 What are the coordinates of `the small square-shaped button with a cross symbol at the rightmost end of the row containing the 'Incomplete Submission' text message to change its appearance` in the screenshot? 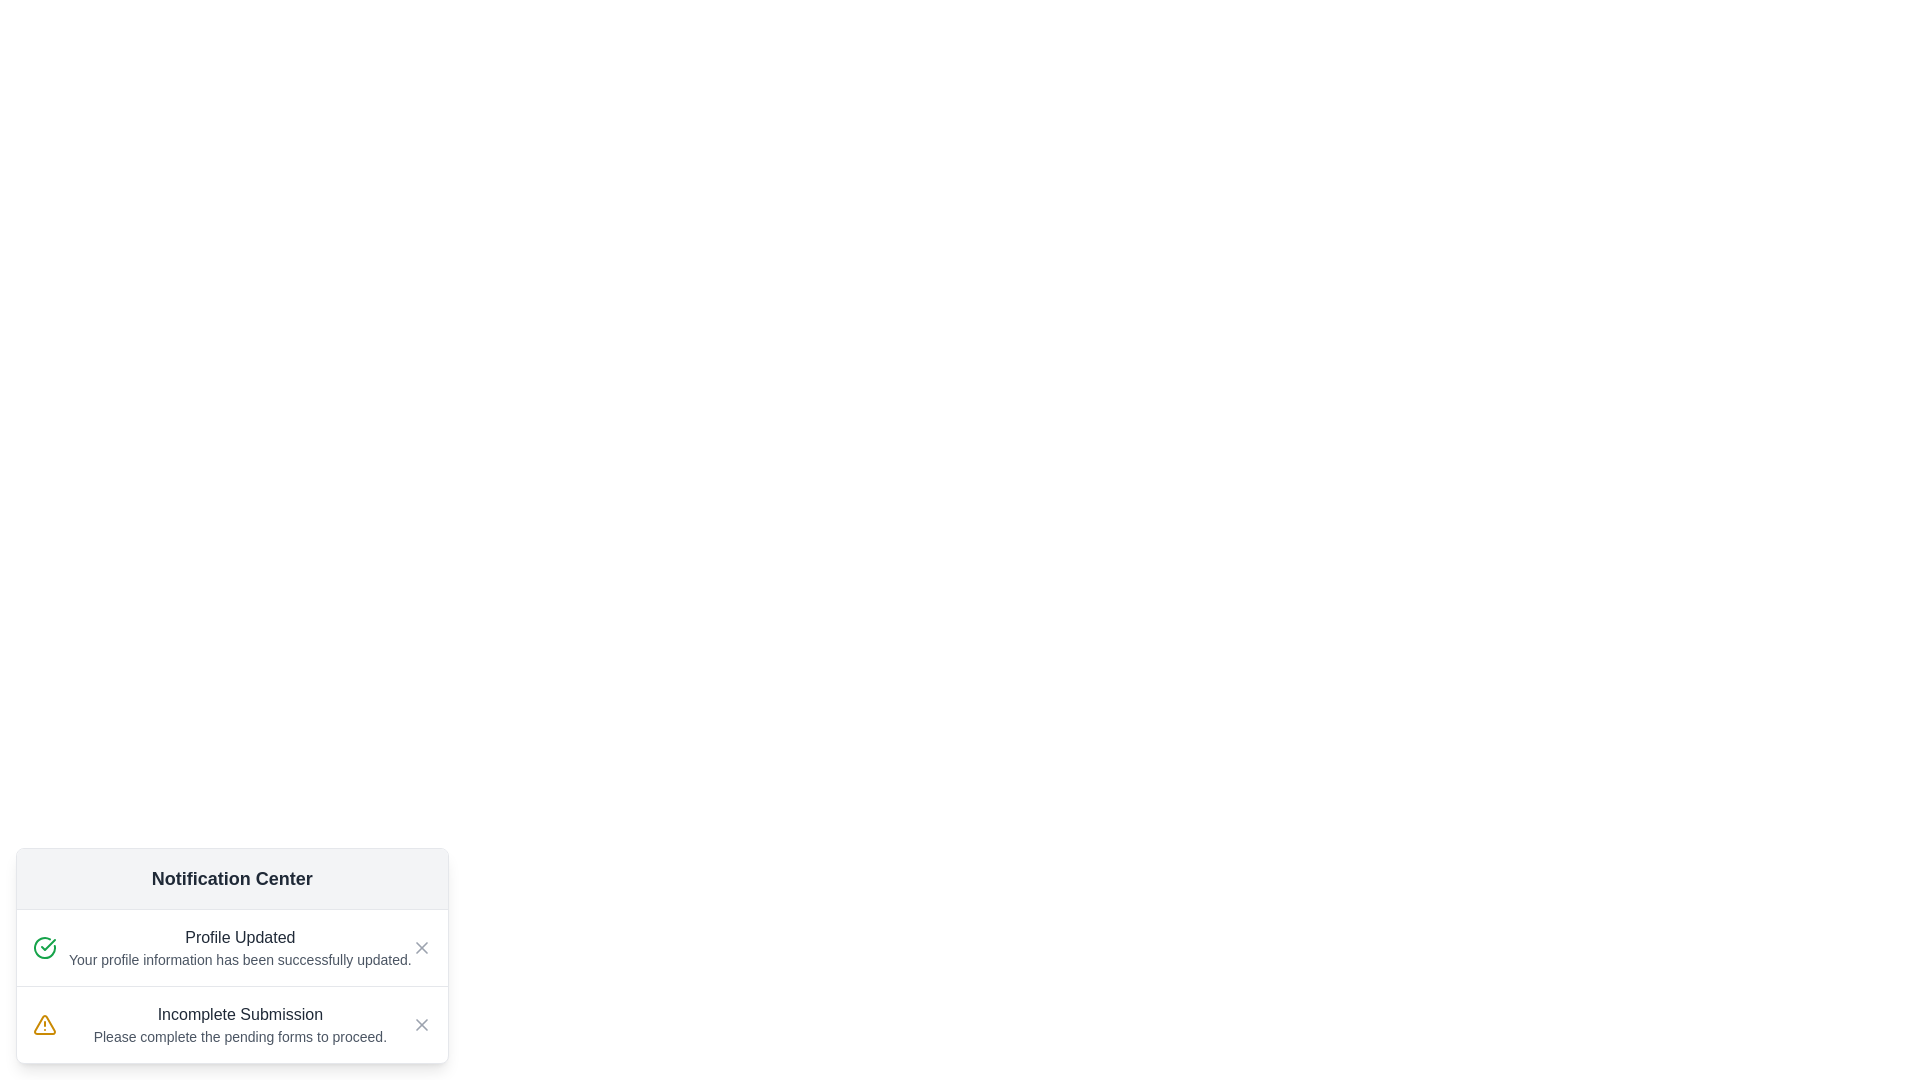 It's located at (420, 1025).